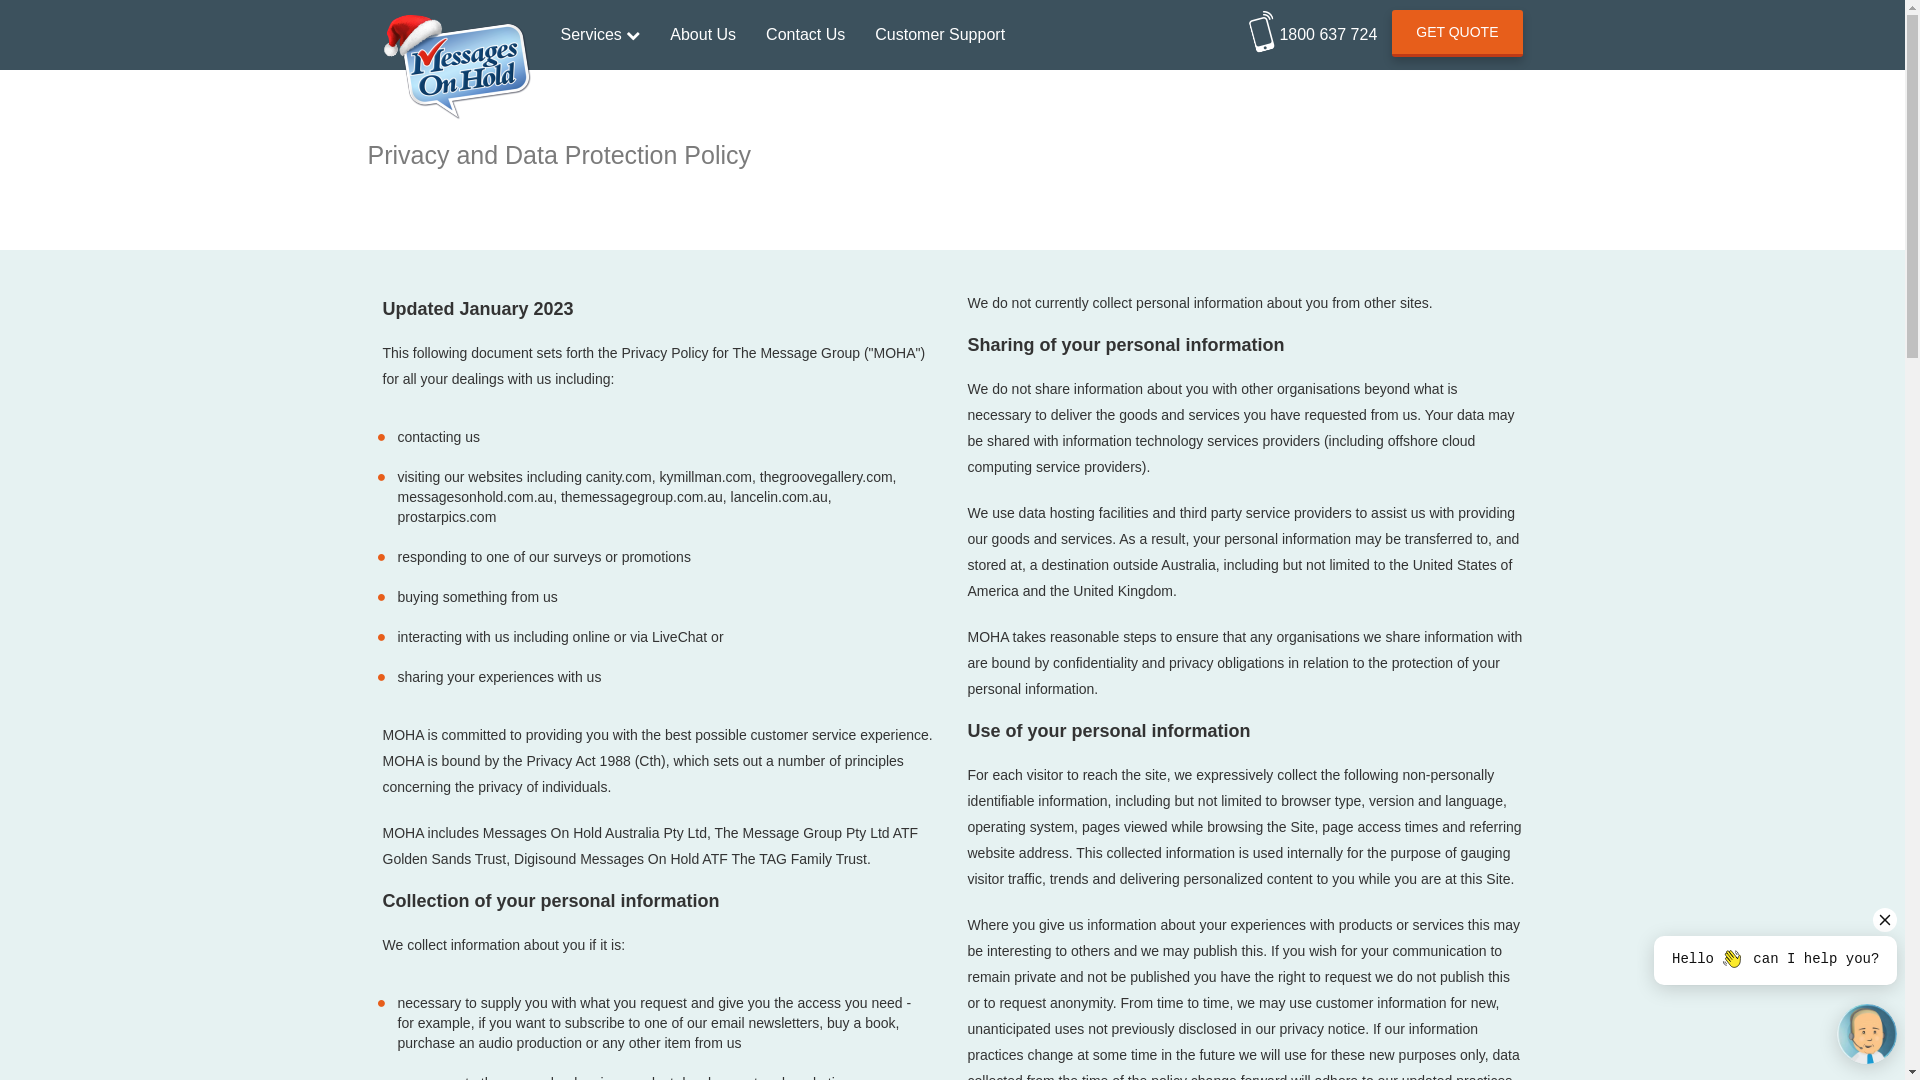 This screenshot has width=1920, height=1080. Describe the element at coordinates (455, 24) in the screenshot. I see `'Home | Messages On Hold'` at that location.